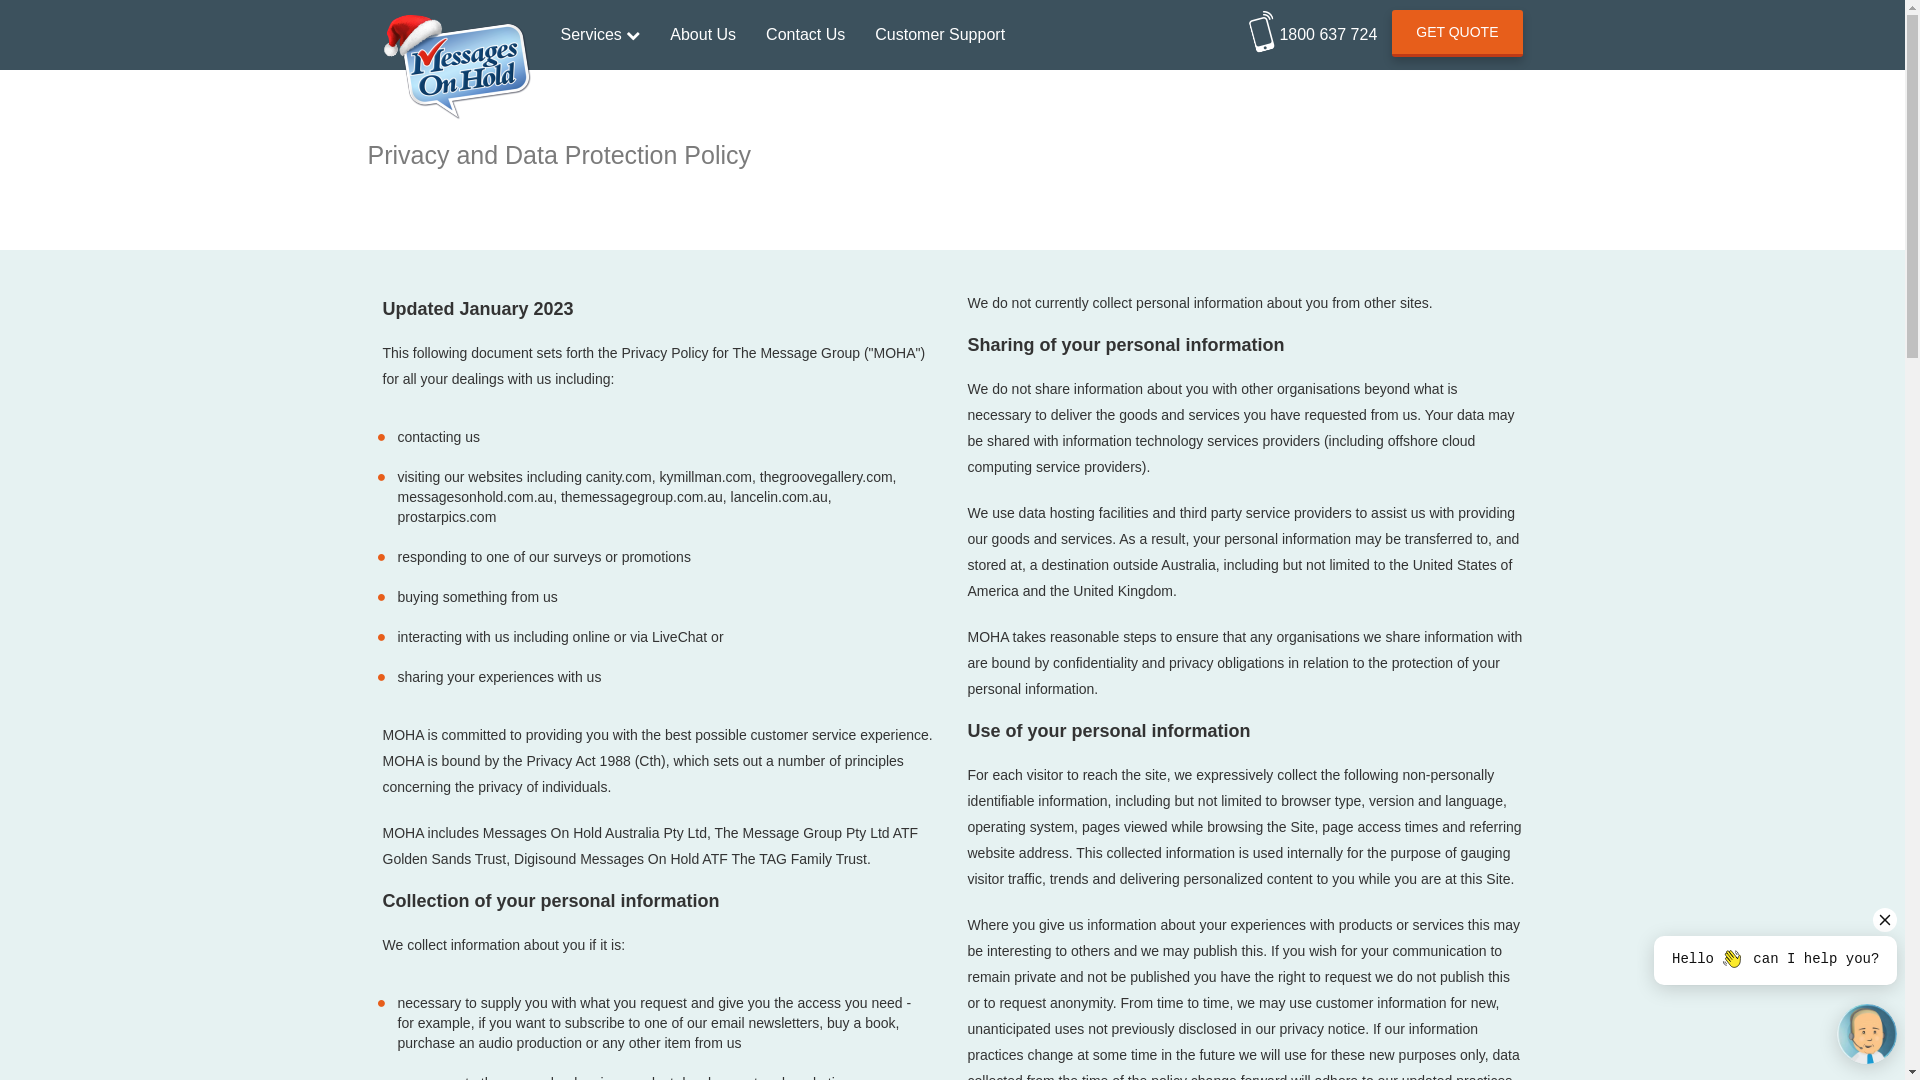 This screenshot has width=1920, height=1080. Describe the element at coordinates (455, 24) in the screenshot. I see `'Home | Messages On Hold'` at that location.